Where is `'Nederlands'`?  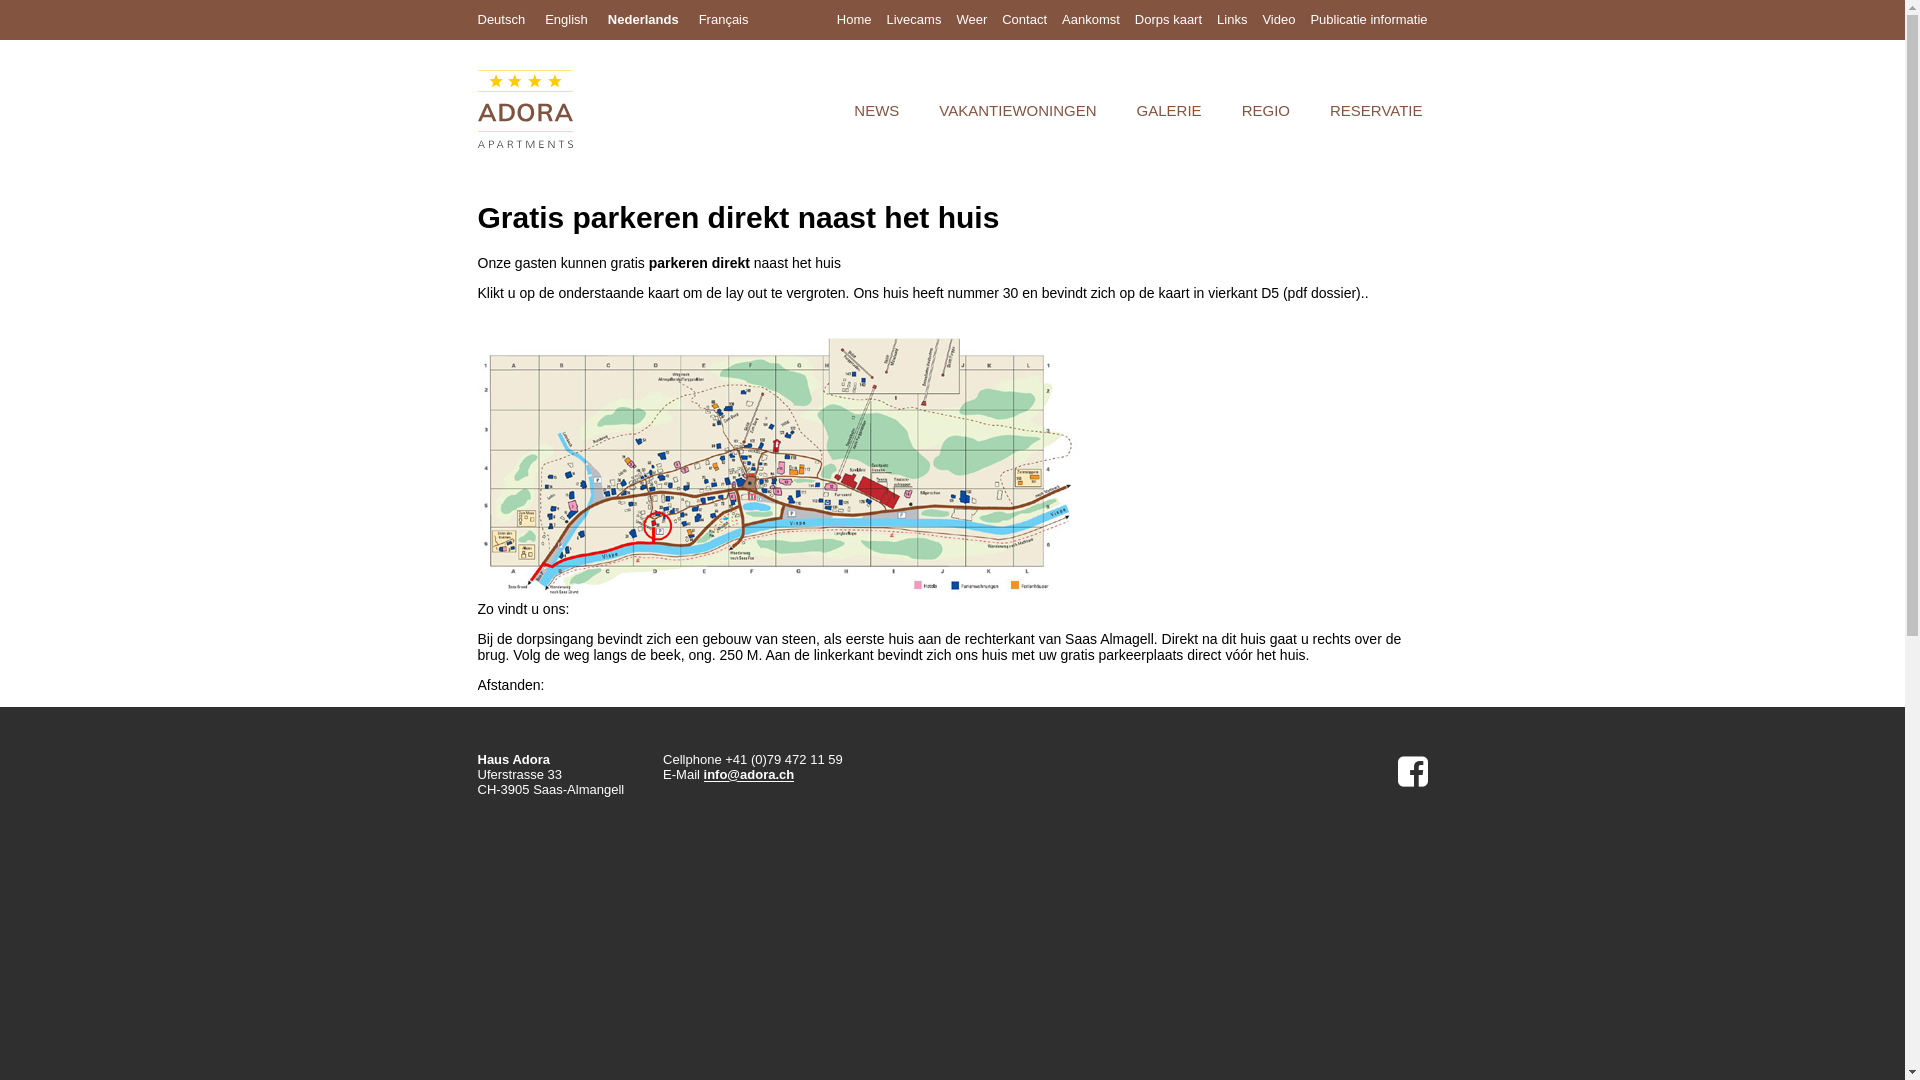
'Nederlands' is located at coordinates (607, 19).